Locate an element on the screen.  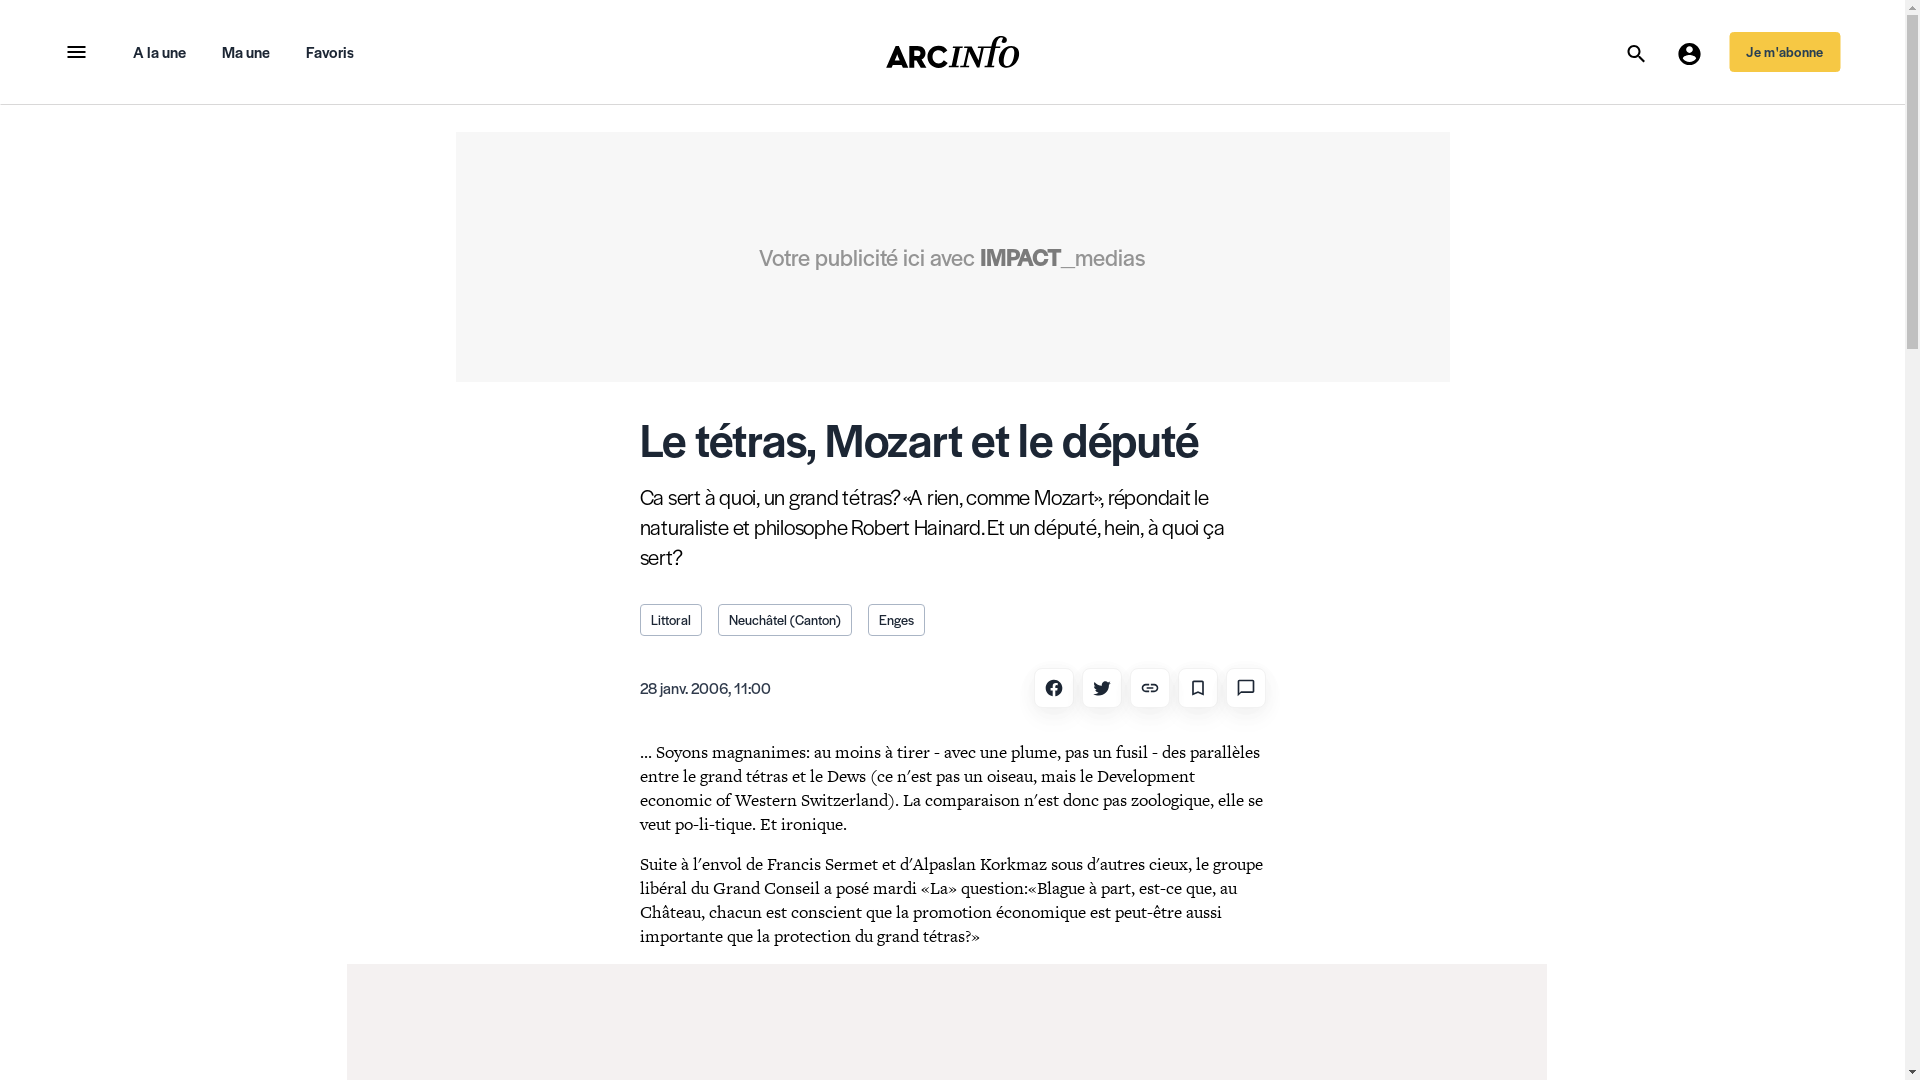
'A la une' is located at coordinates (157, 50).